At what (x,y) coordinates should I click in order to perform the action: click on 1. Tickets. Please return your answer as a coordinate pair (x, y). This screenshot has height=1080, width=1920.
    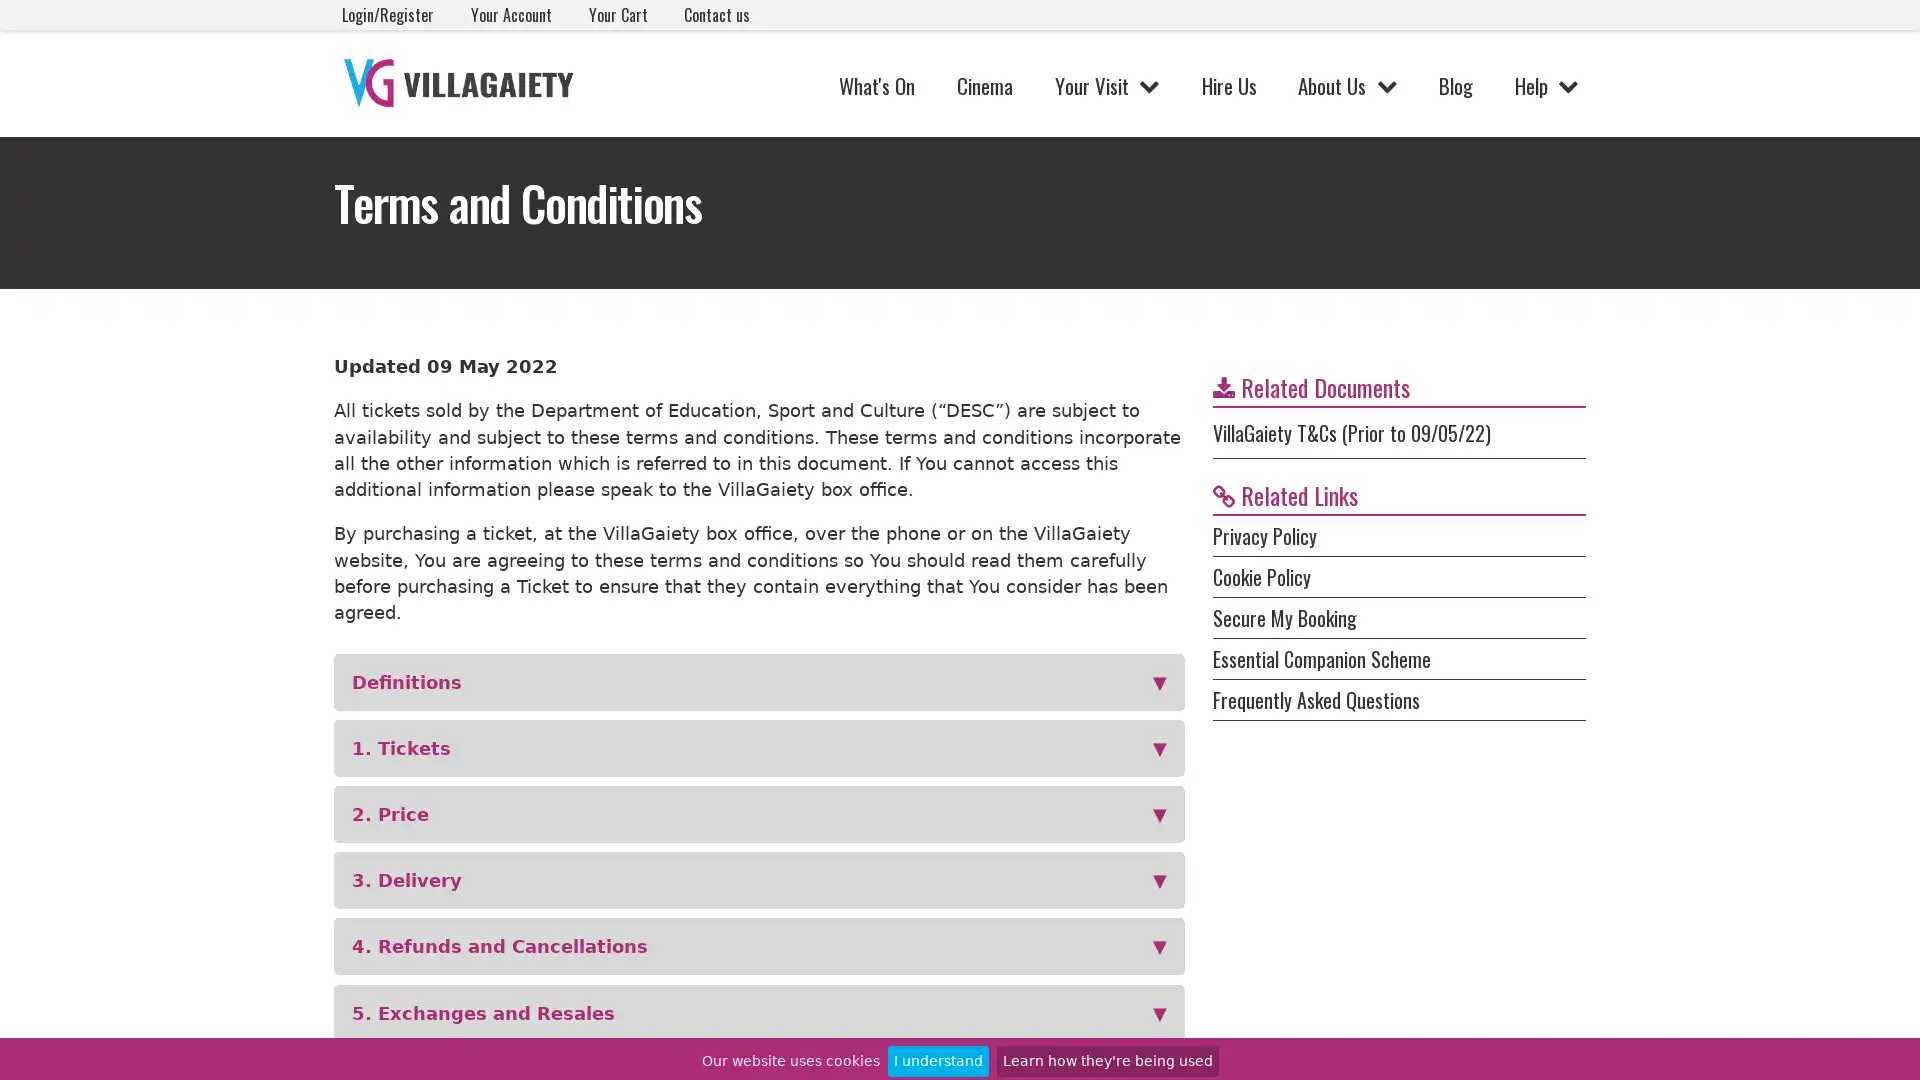
    Looking at the image, I should click on (758, 748).